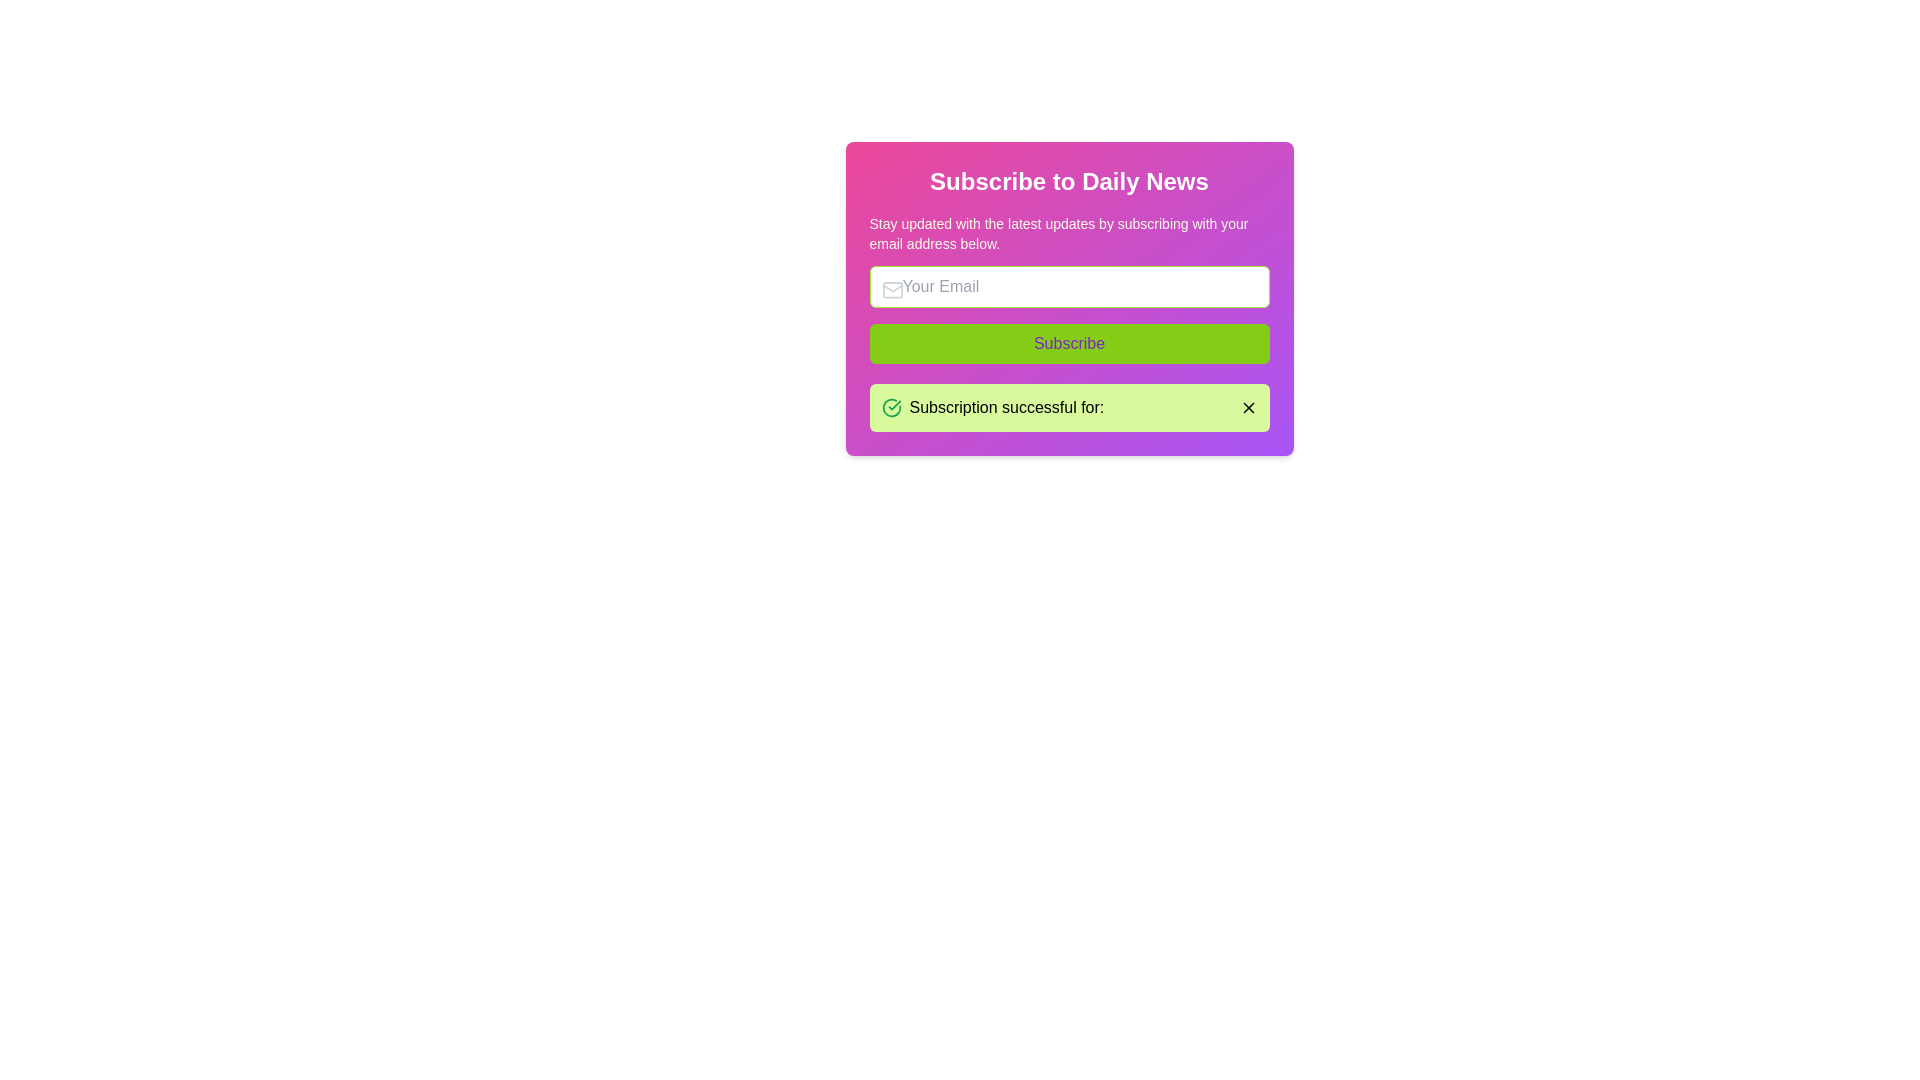 Image resolution: width=1920 pixels, height=1080 pixels. Describe the element at coordinates (1068, 299) in the screenshot. I see `the email input field that allows users to input their email address for the subscription process, located directly below the subscription prompt text` at that location.